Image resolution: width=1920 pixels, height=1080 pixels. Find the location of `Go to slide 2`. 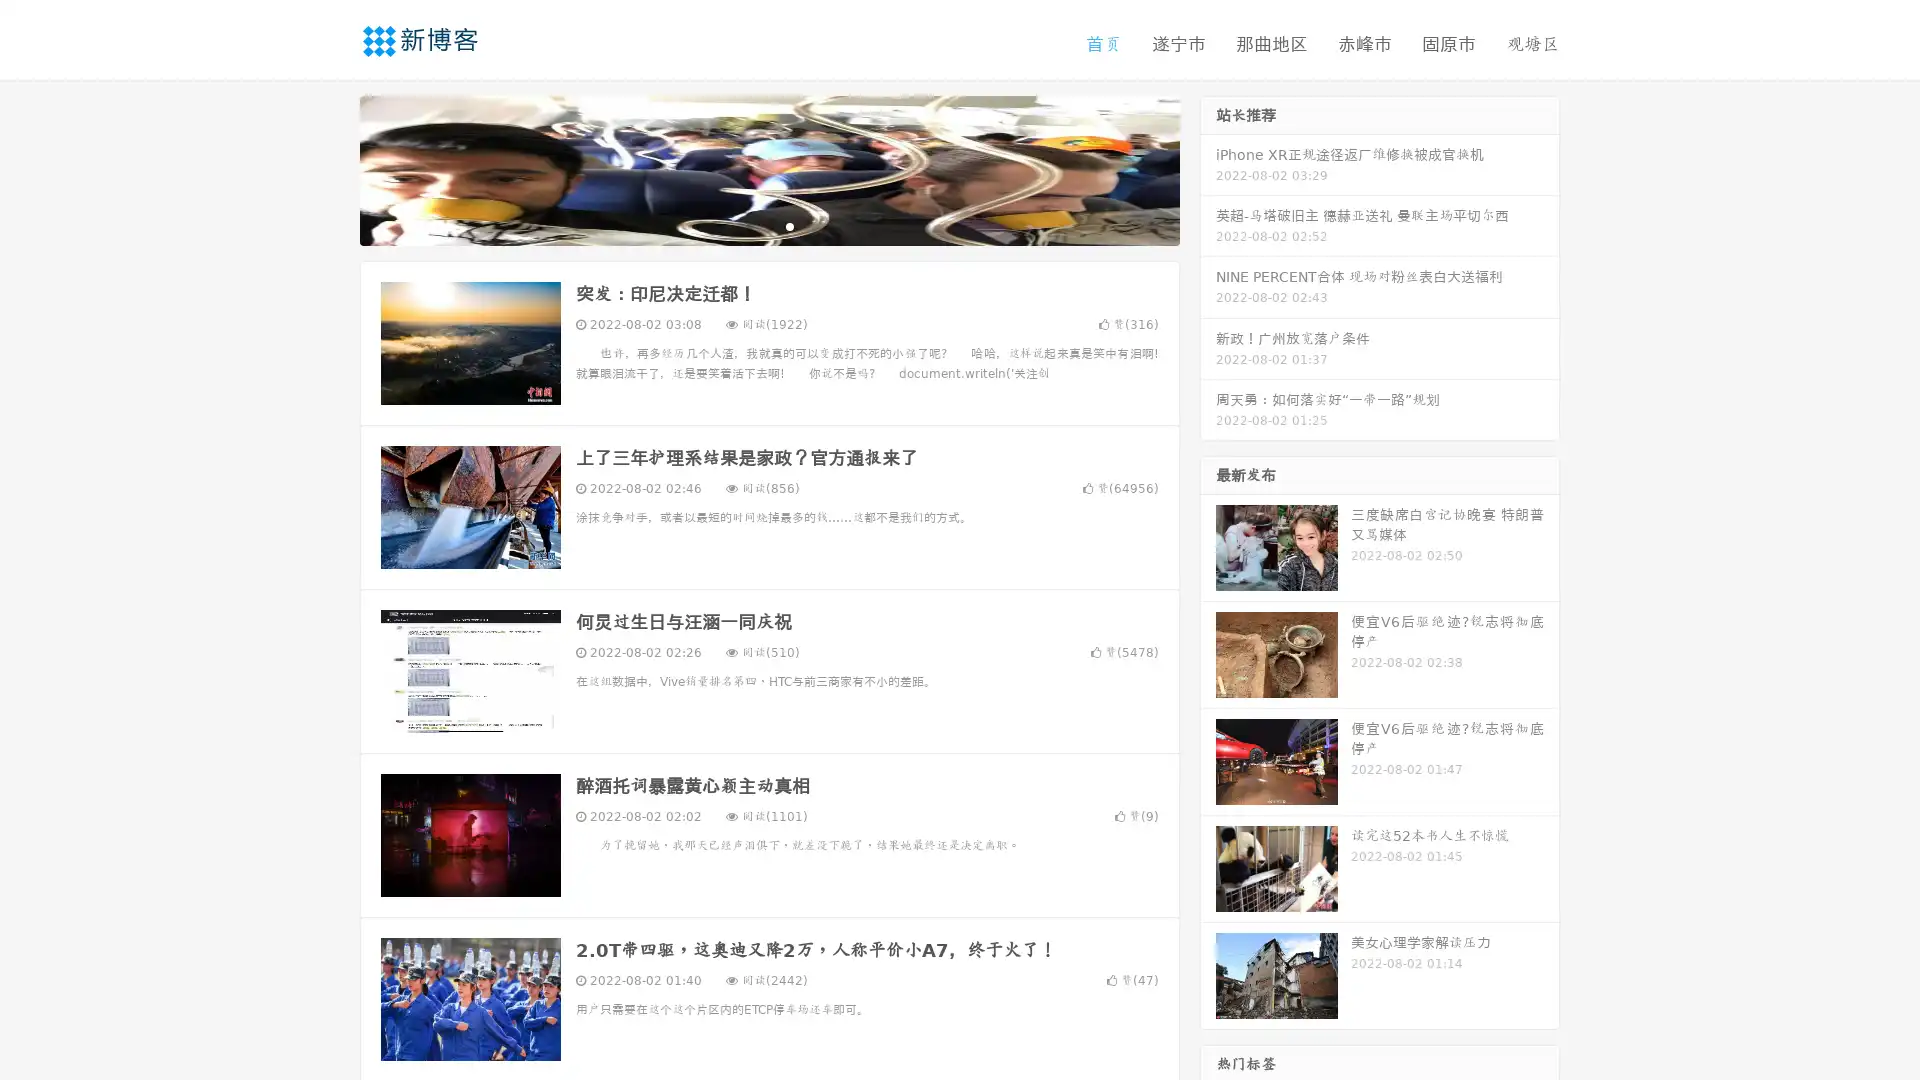

Go to slide 2 is located at coordinates (768, 225).